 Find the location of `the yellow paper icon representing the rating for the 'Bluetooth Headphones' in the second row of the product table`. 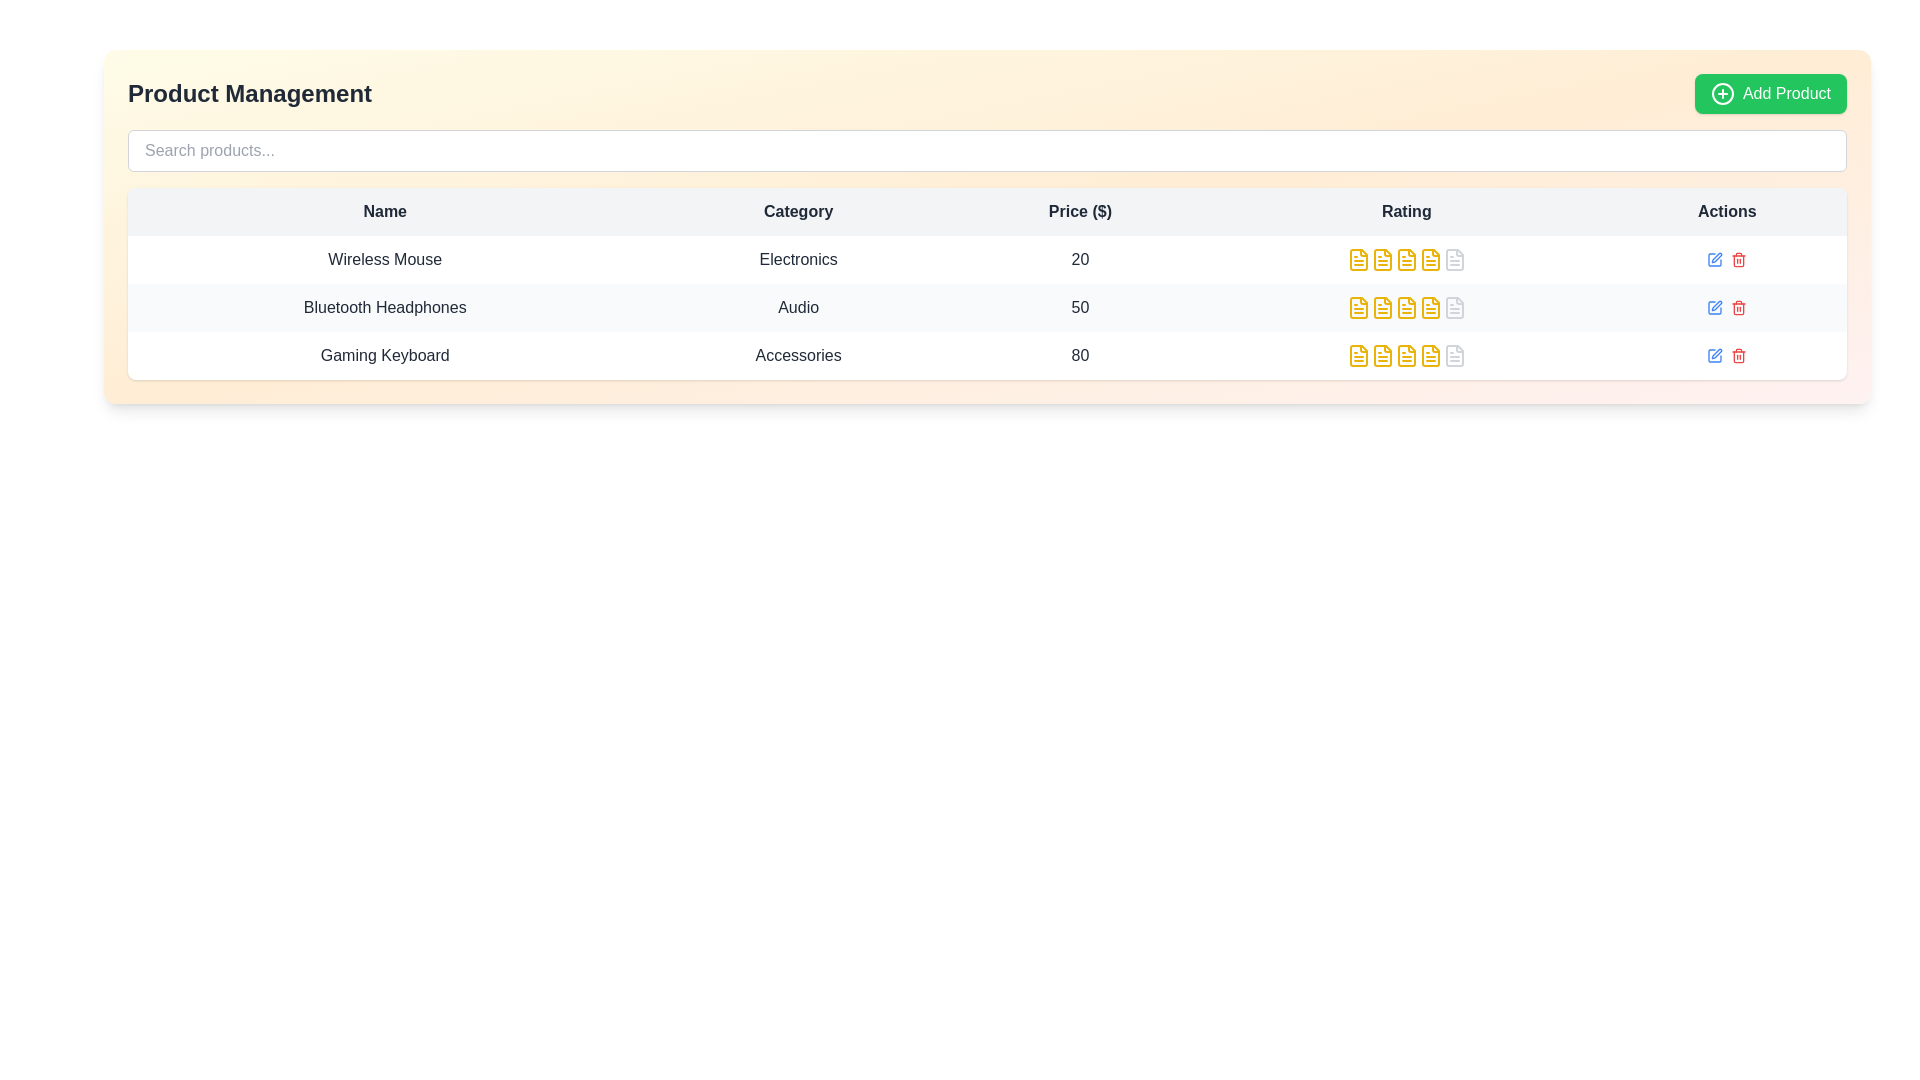

the yellow paper icon representing the rating for the 'Bluetooth Headphones' in the second row of the product table is located at coordinates (1358, 308).